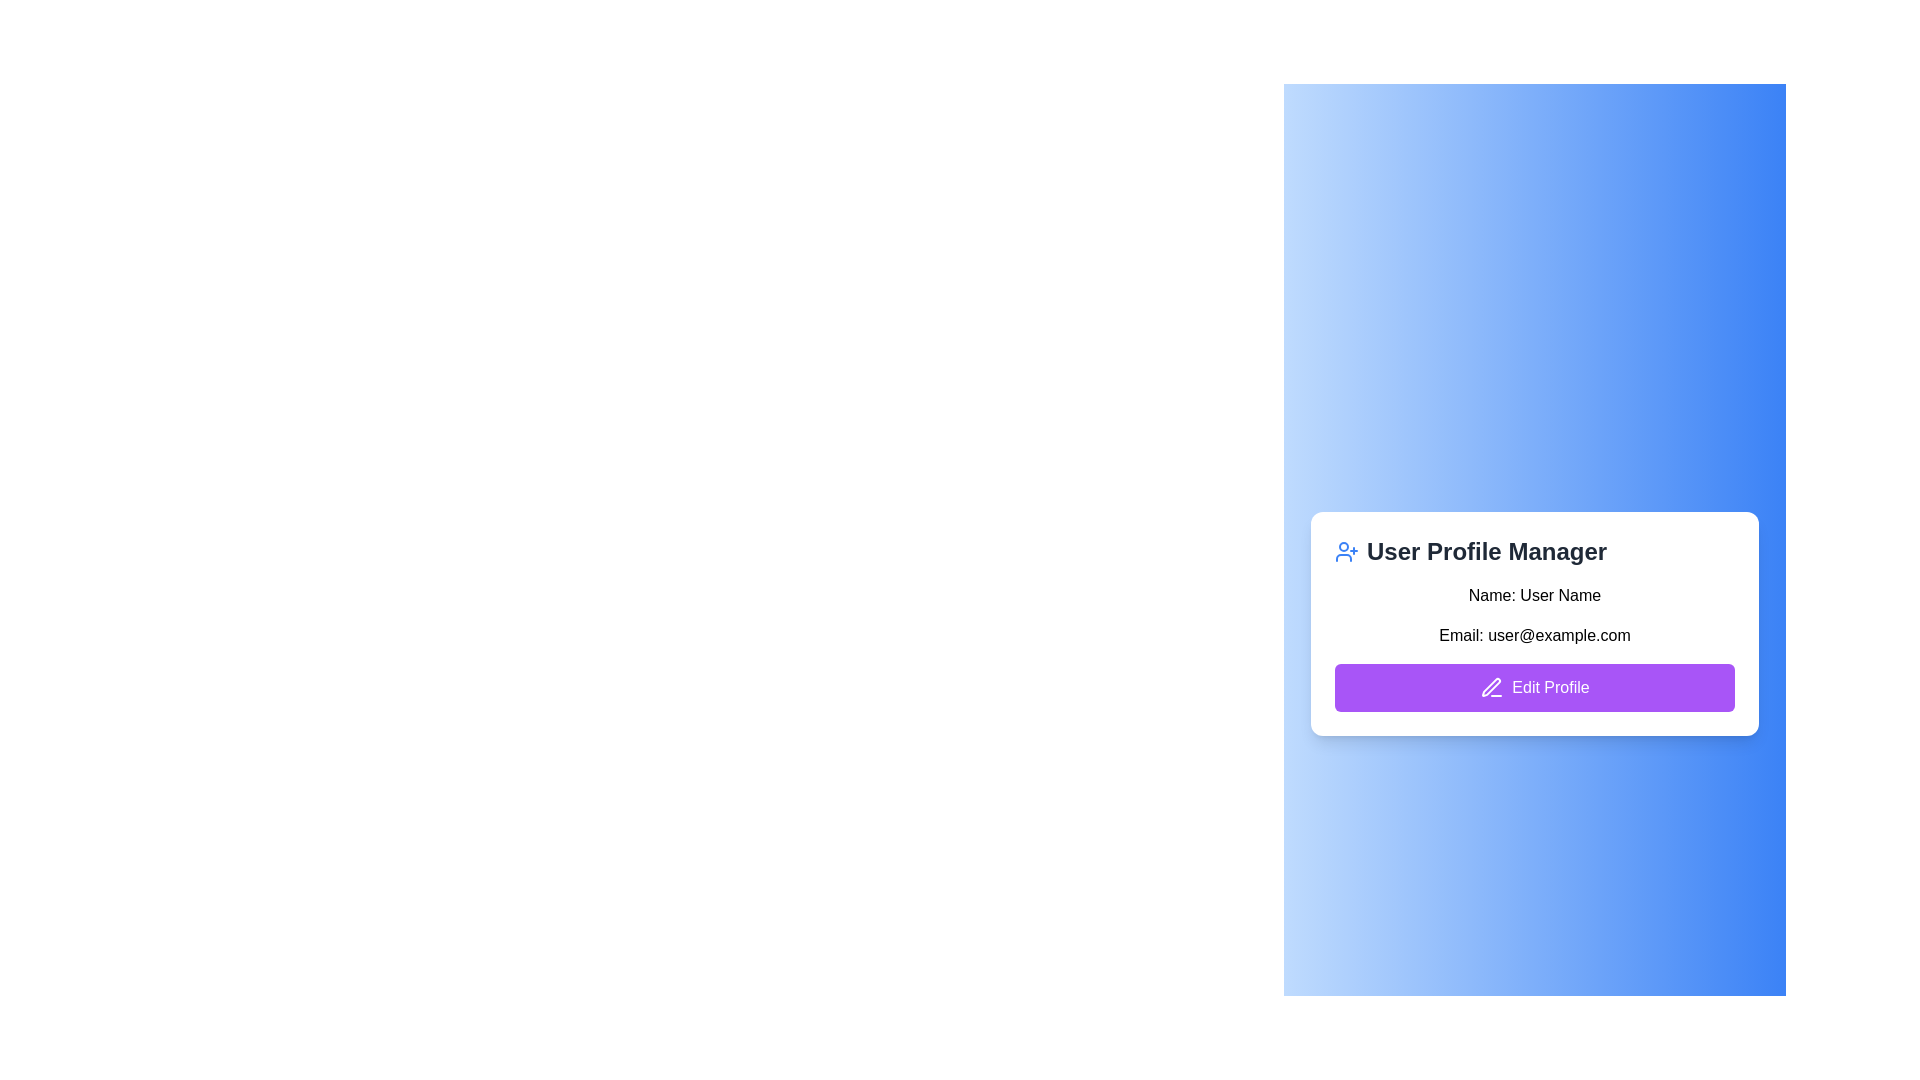  Describe the element at coordinates (1534, 686) in the screenshot. I see `the button located at the bottom of the profile card` at that location.